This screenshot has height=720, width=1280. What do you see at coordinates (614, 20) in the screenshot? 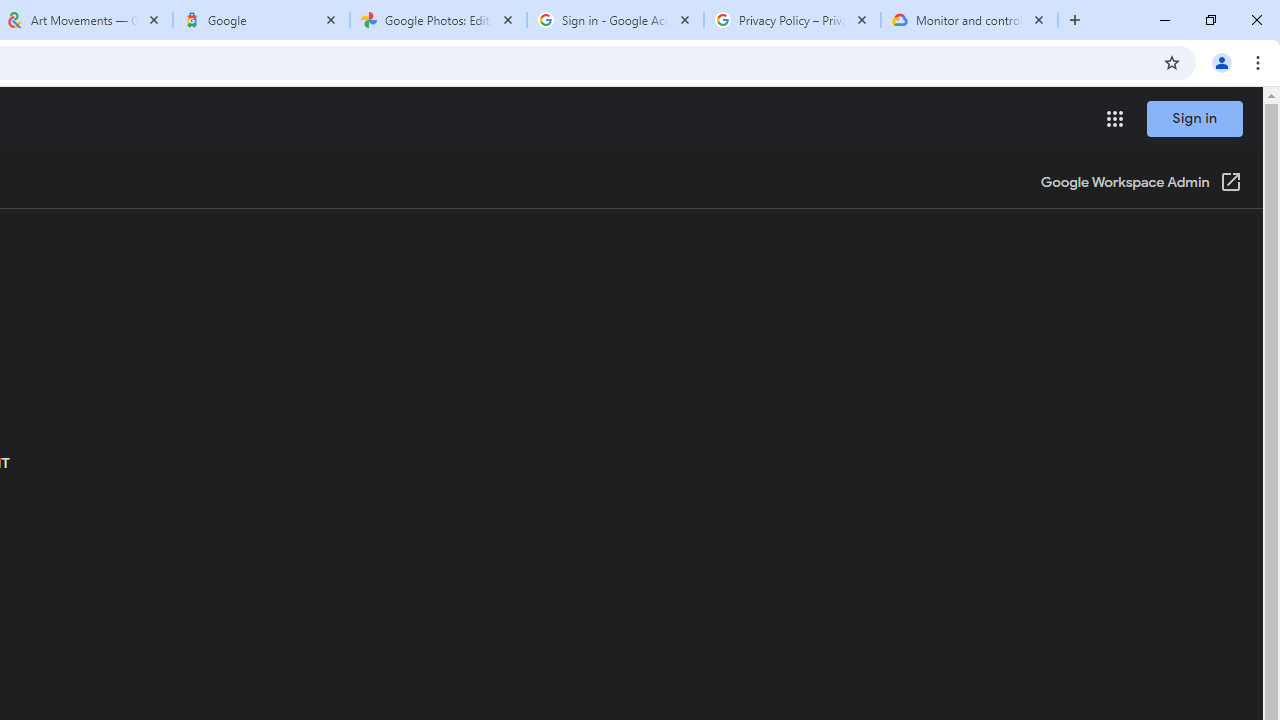
I see `'Sign in - Google Accounts'` at bounding box center [614, 20].